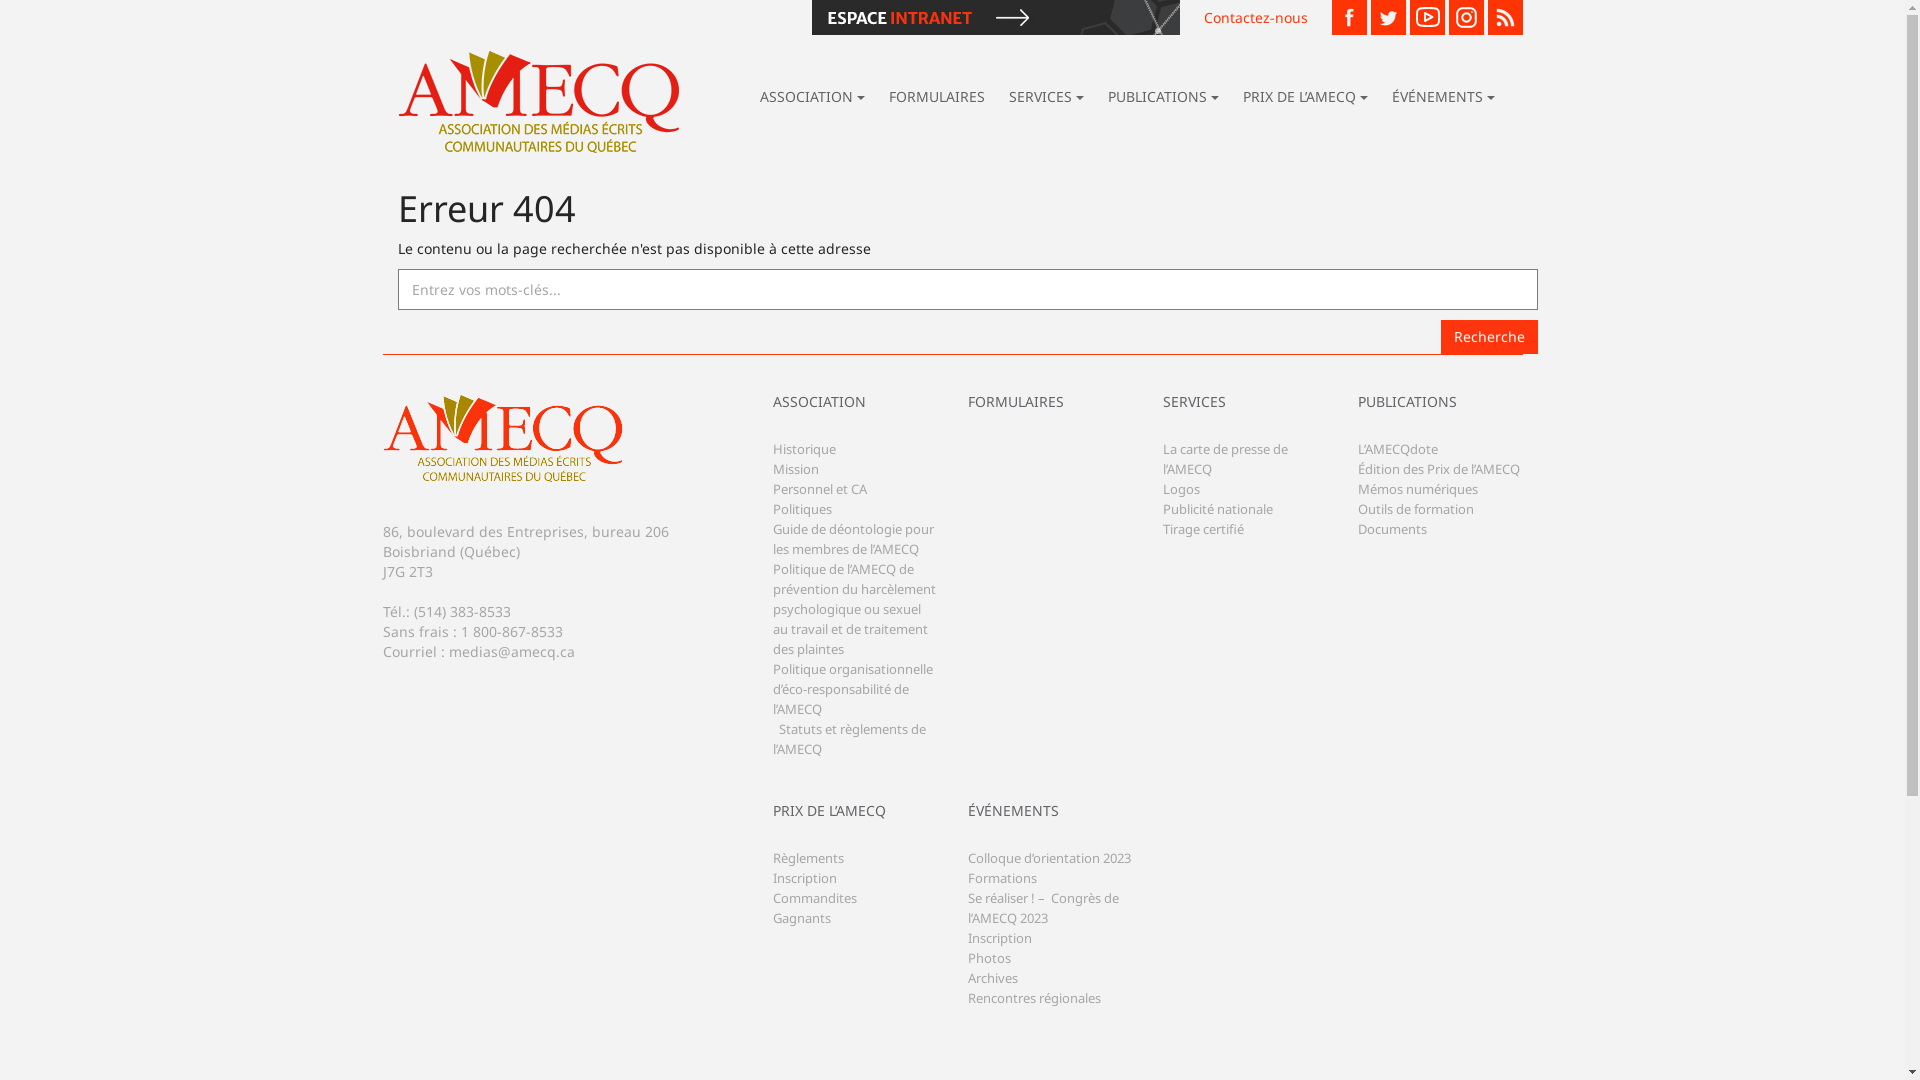 The image size is (1920, 1080). I want to click on 'Archives', so click(993, 992).